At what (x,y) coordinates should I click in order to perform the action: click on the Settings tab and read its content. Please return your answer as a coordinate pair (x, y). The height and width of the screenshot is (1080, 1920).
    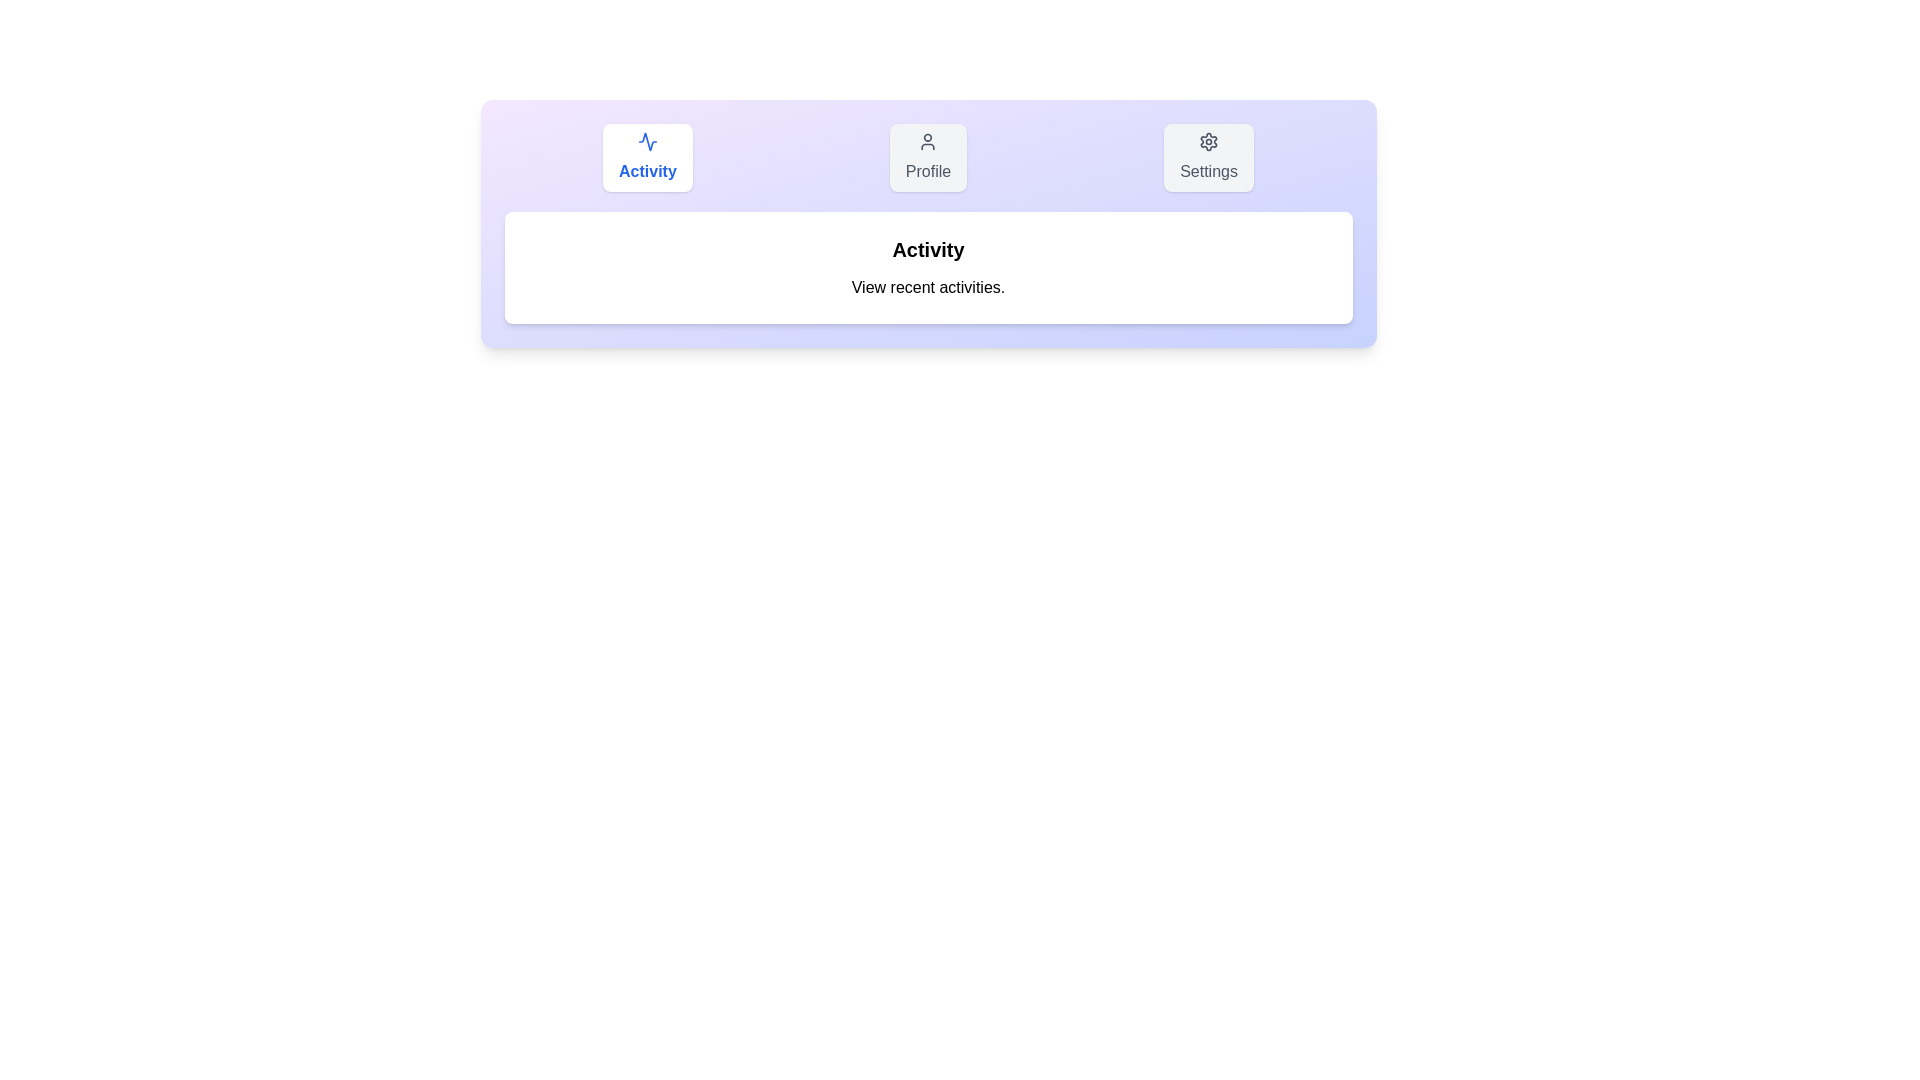
    Looking at the image, I should click on (1208, 157).